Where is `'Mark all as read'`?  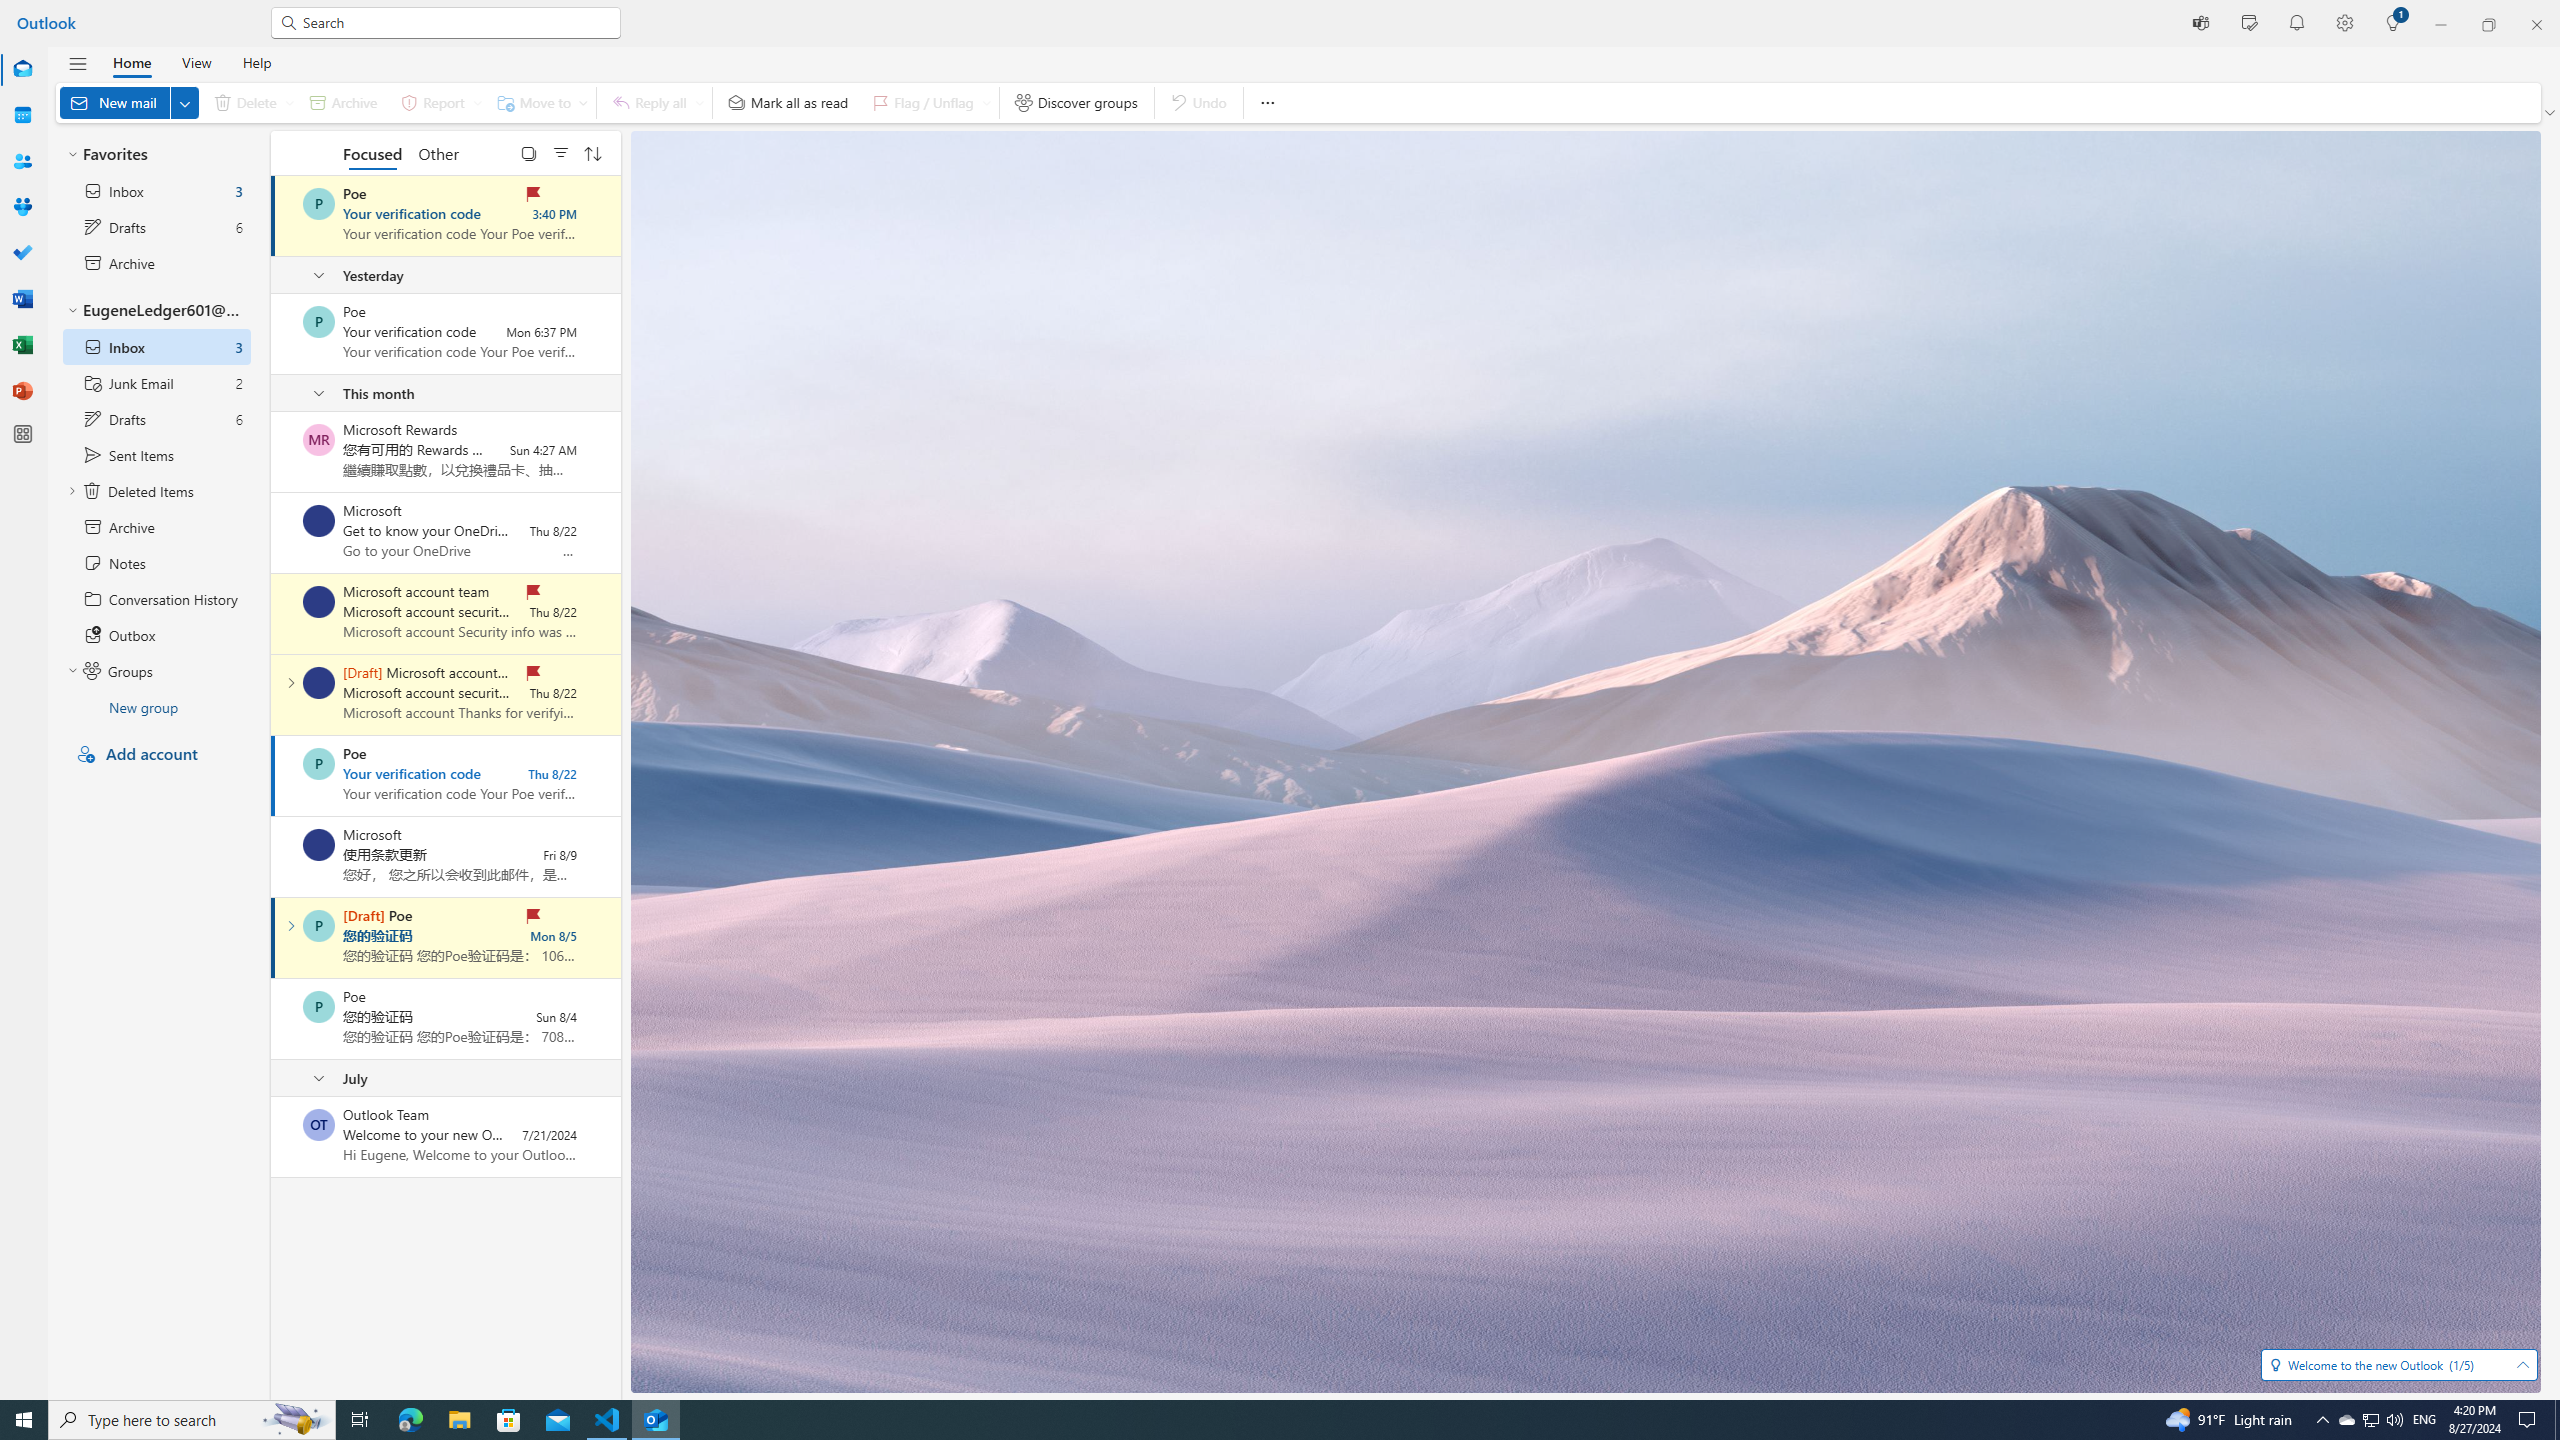
'Mark all as read' is located at coordinates (787, 102).